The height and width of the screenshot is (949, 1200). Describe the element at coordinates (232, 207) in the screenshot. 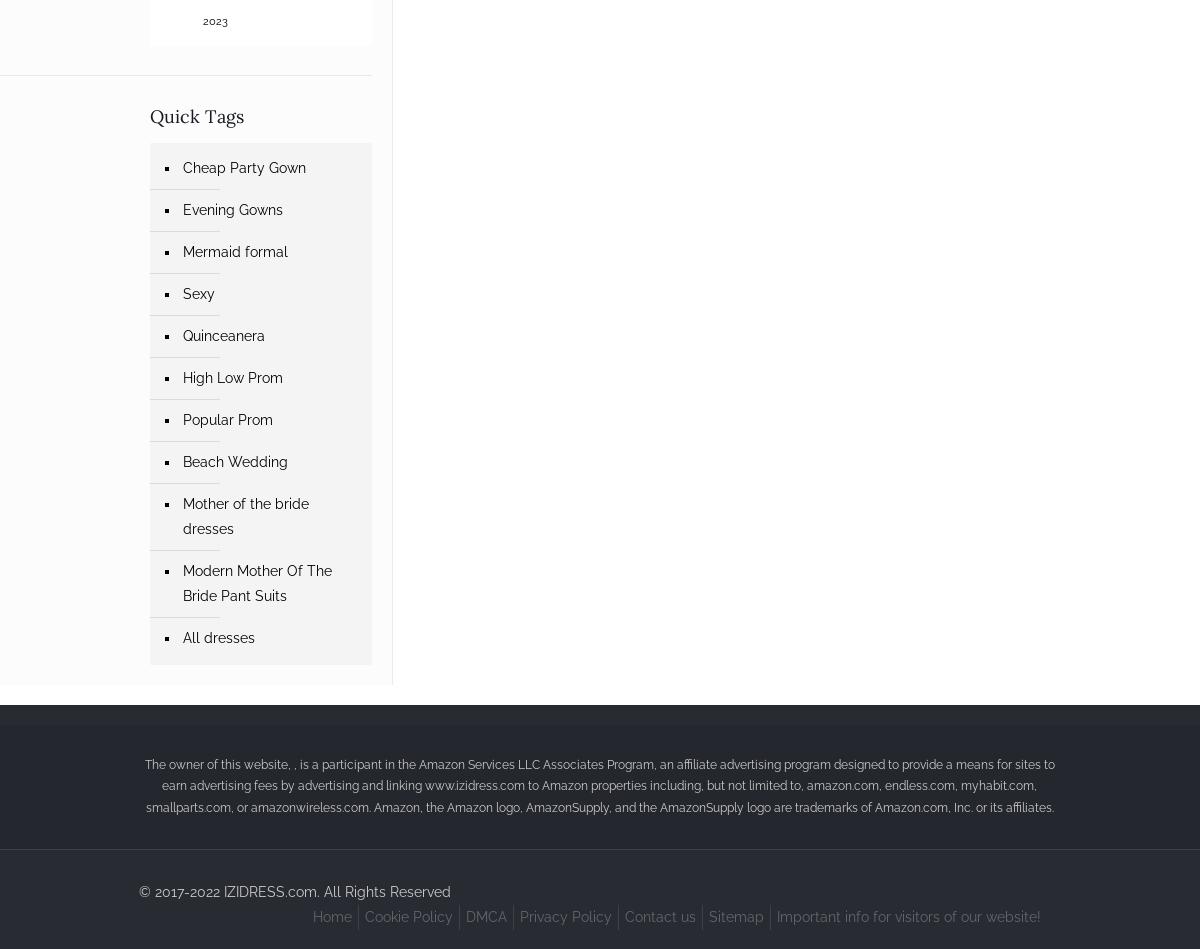

I see `'Evening Gowns'` at that location.